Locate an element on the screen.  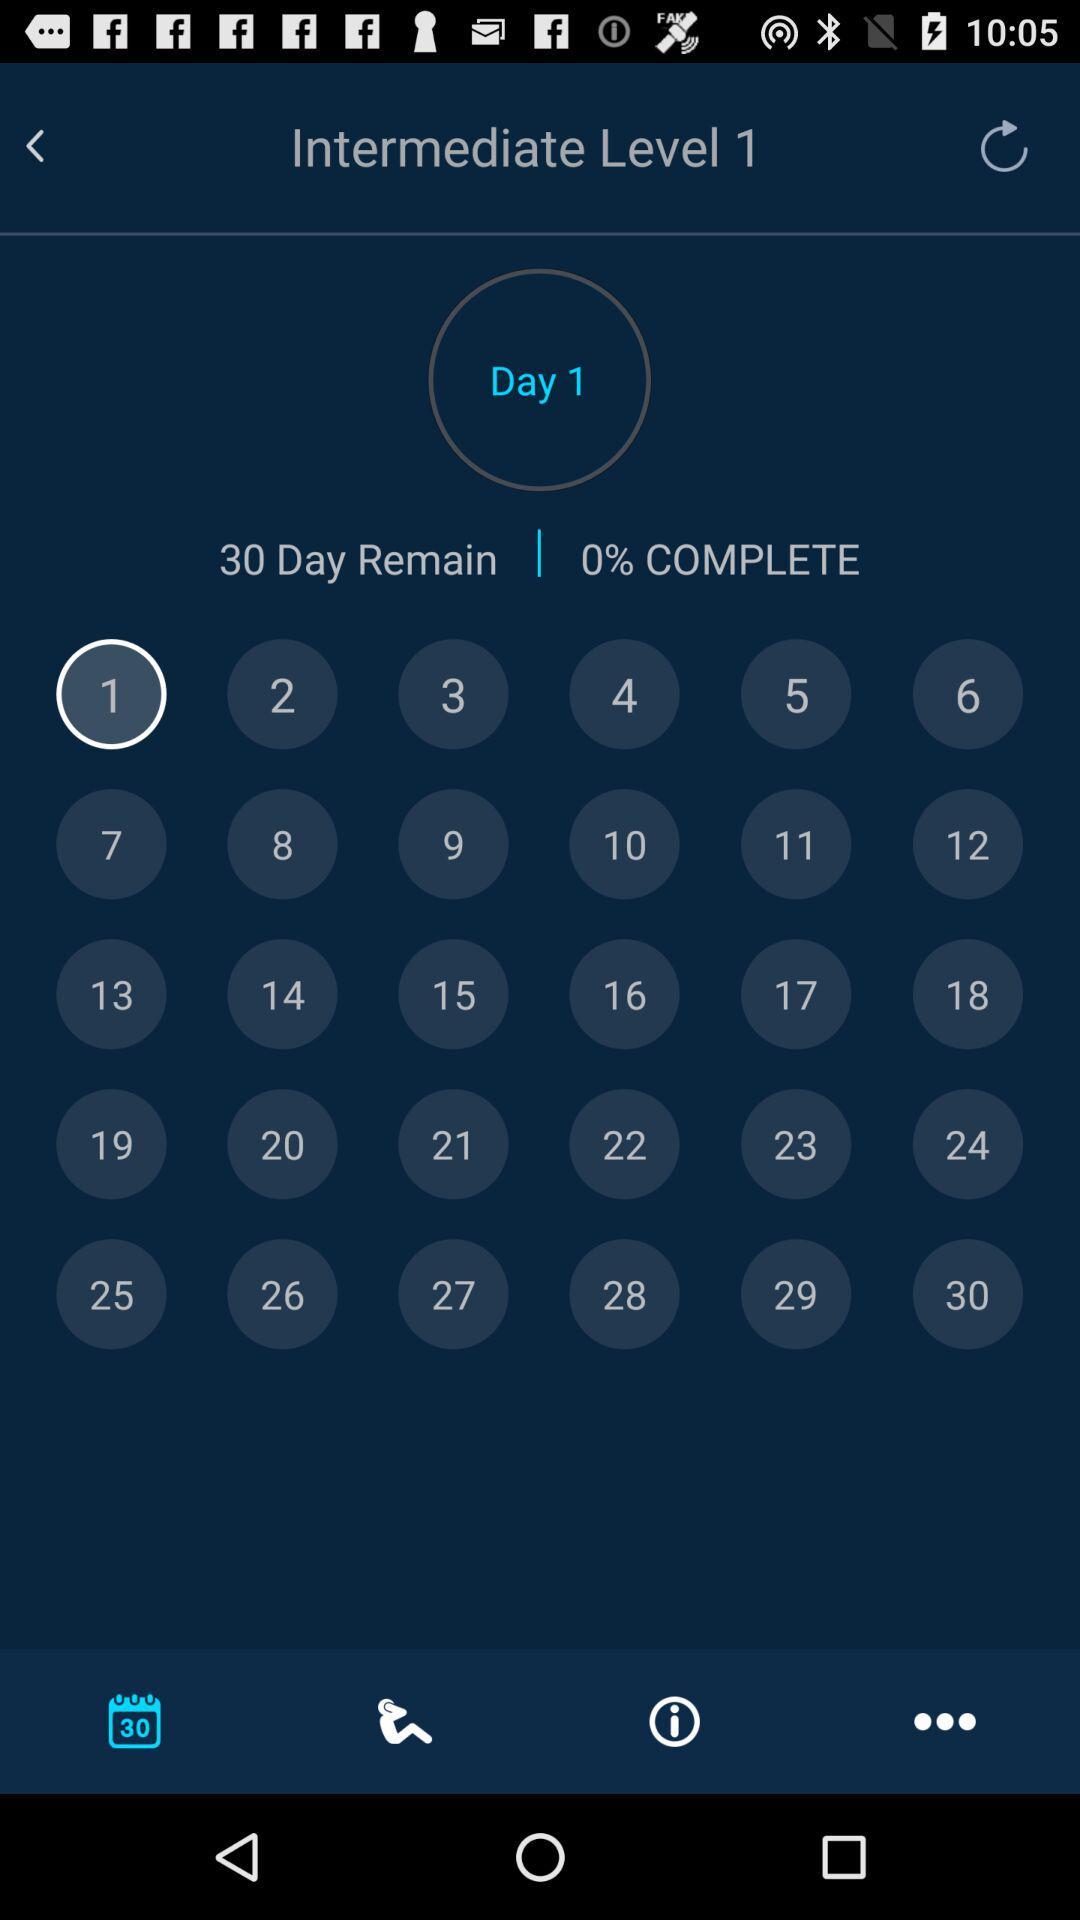
seven is located at coordinates (111, 844).